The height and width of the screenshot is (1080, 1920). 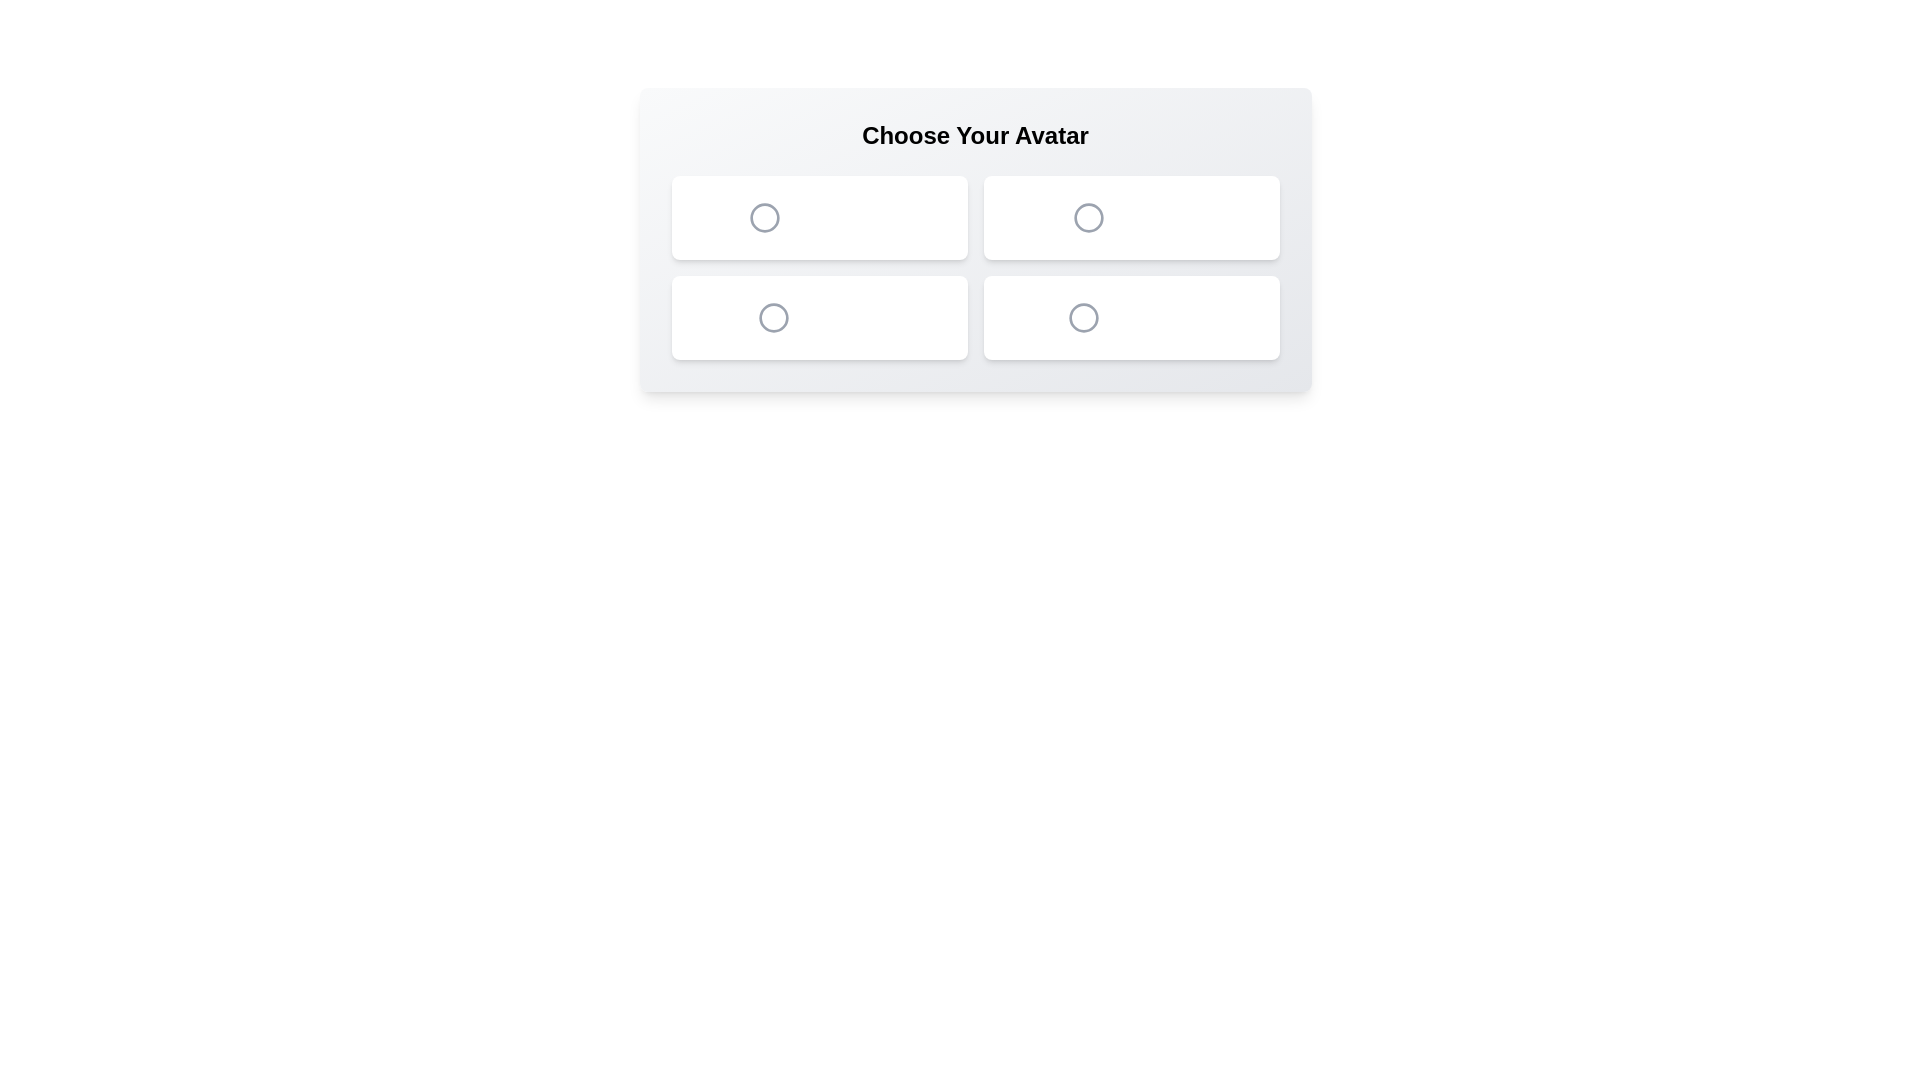 I want to click on the vector graphic circle element located in the second row, first column of the avatar selection grid for interaction, so click(x=772, y=316).